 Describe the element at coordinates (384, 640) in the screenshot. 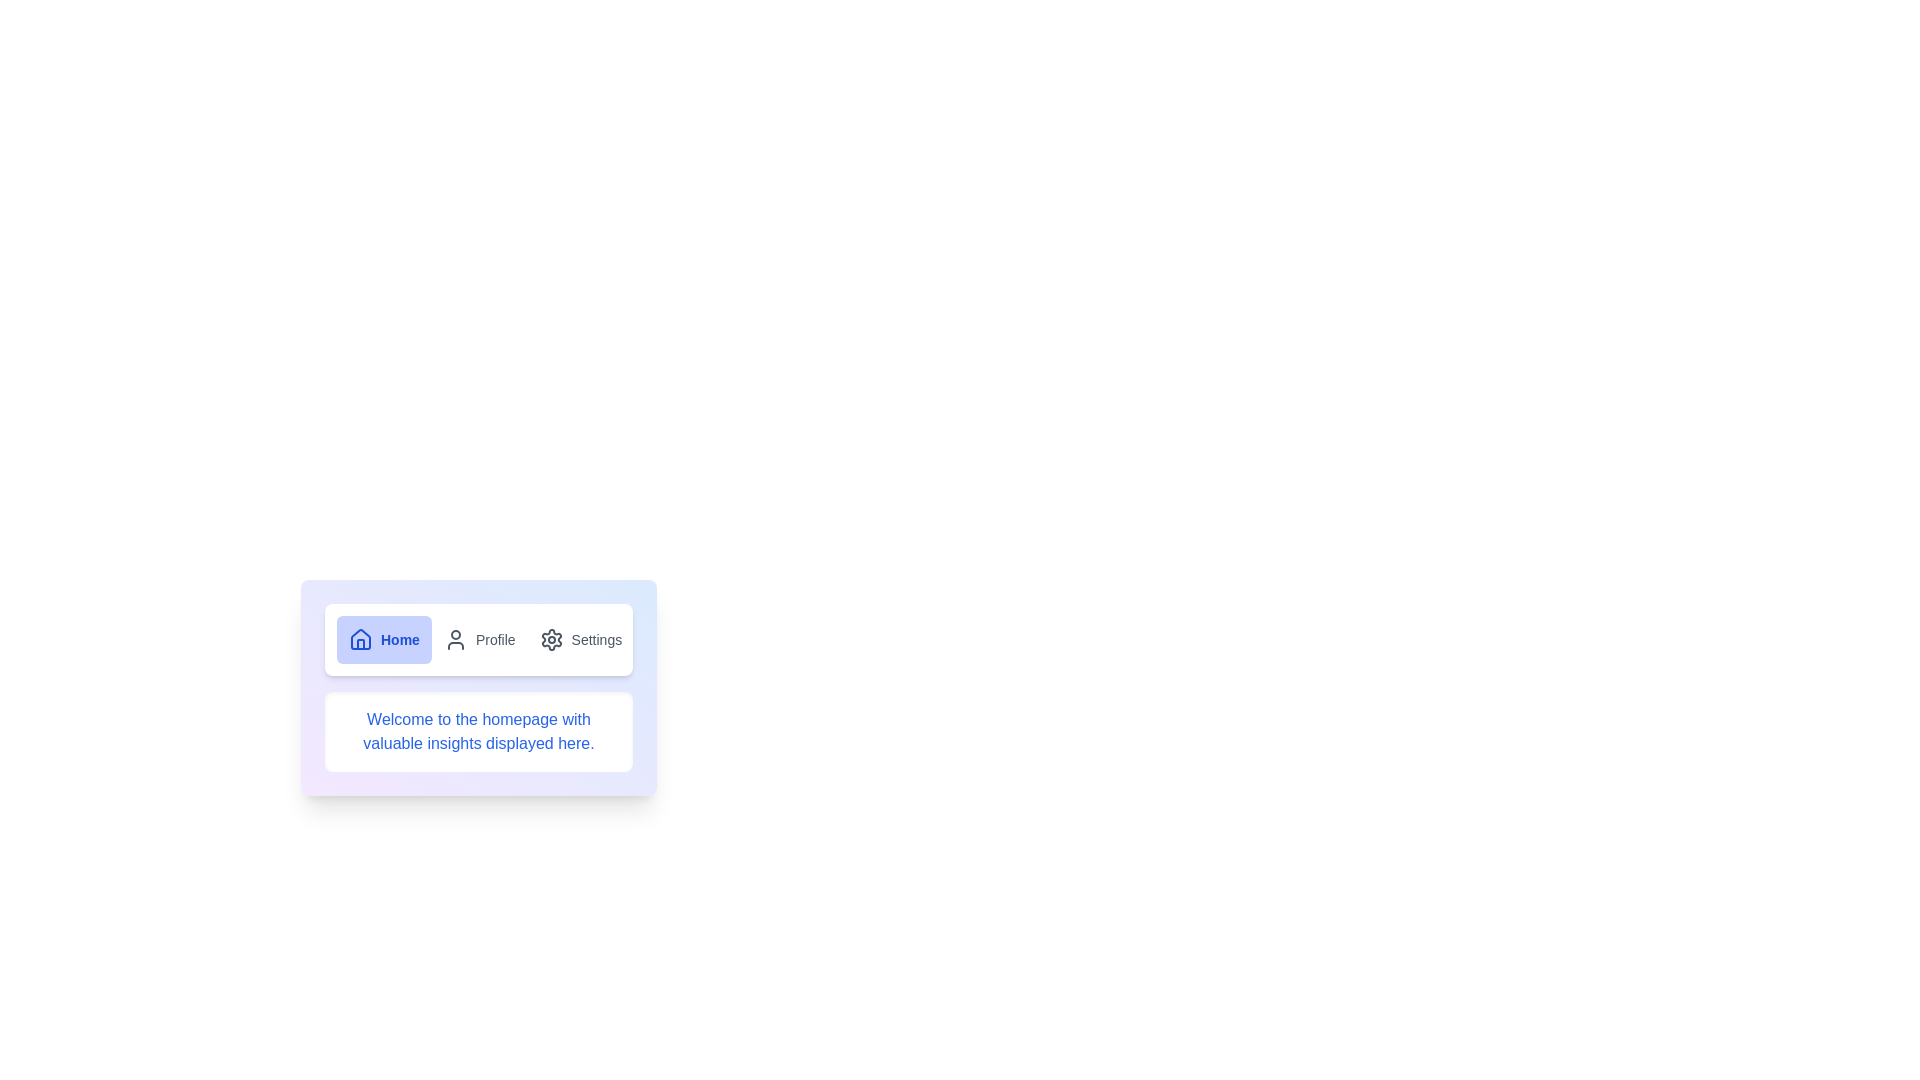

I see `the Home tab to display its content` at that location.